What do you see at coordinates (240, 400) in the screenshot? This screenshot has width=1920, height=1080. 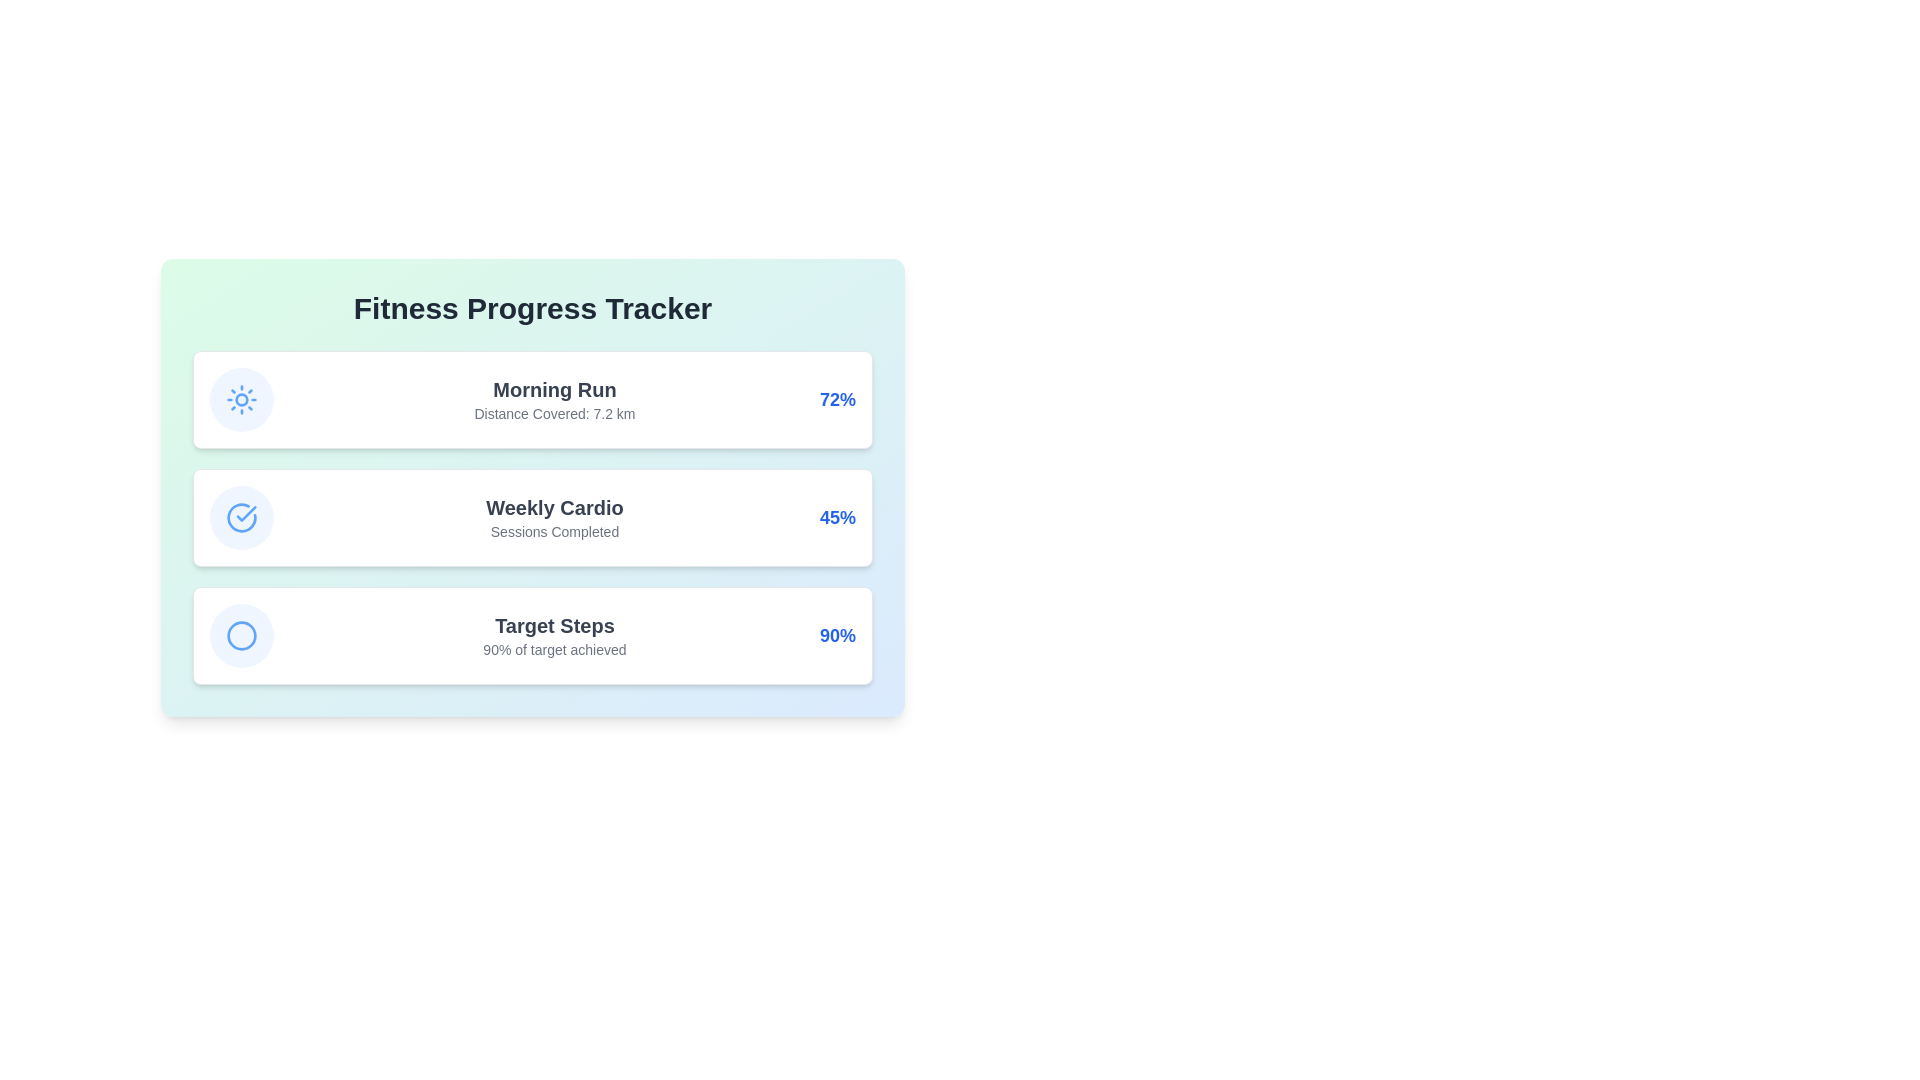 I see `the circular icon with a light blue background and sun-like symbol in blue, located in the top-left corner of the 'Morning Run' card in the 'Fitness Progress Tracker' interface` at bounding box center [240, 400].